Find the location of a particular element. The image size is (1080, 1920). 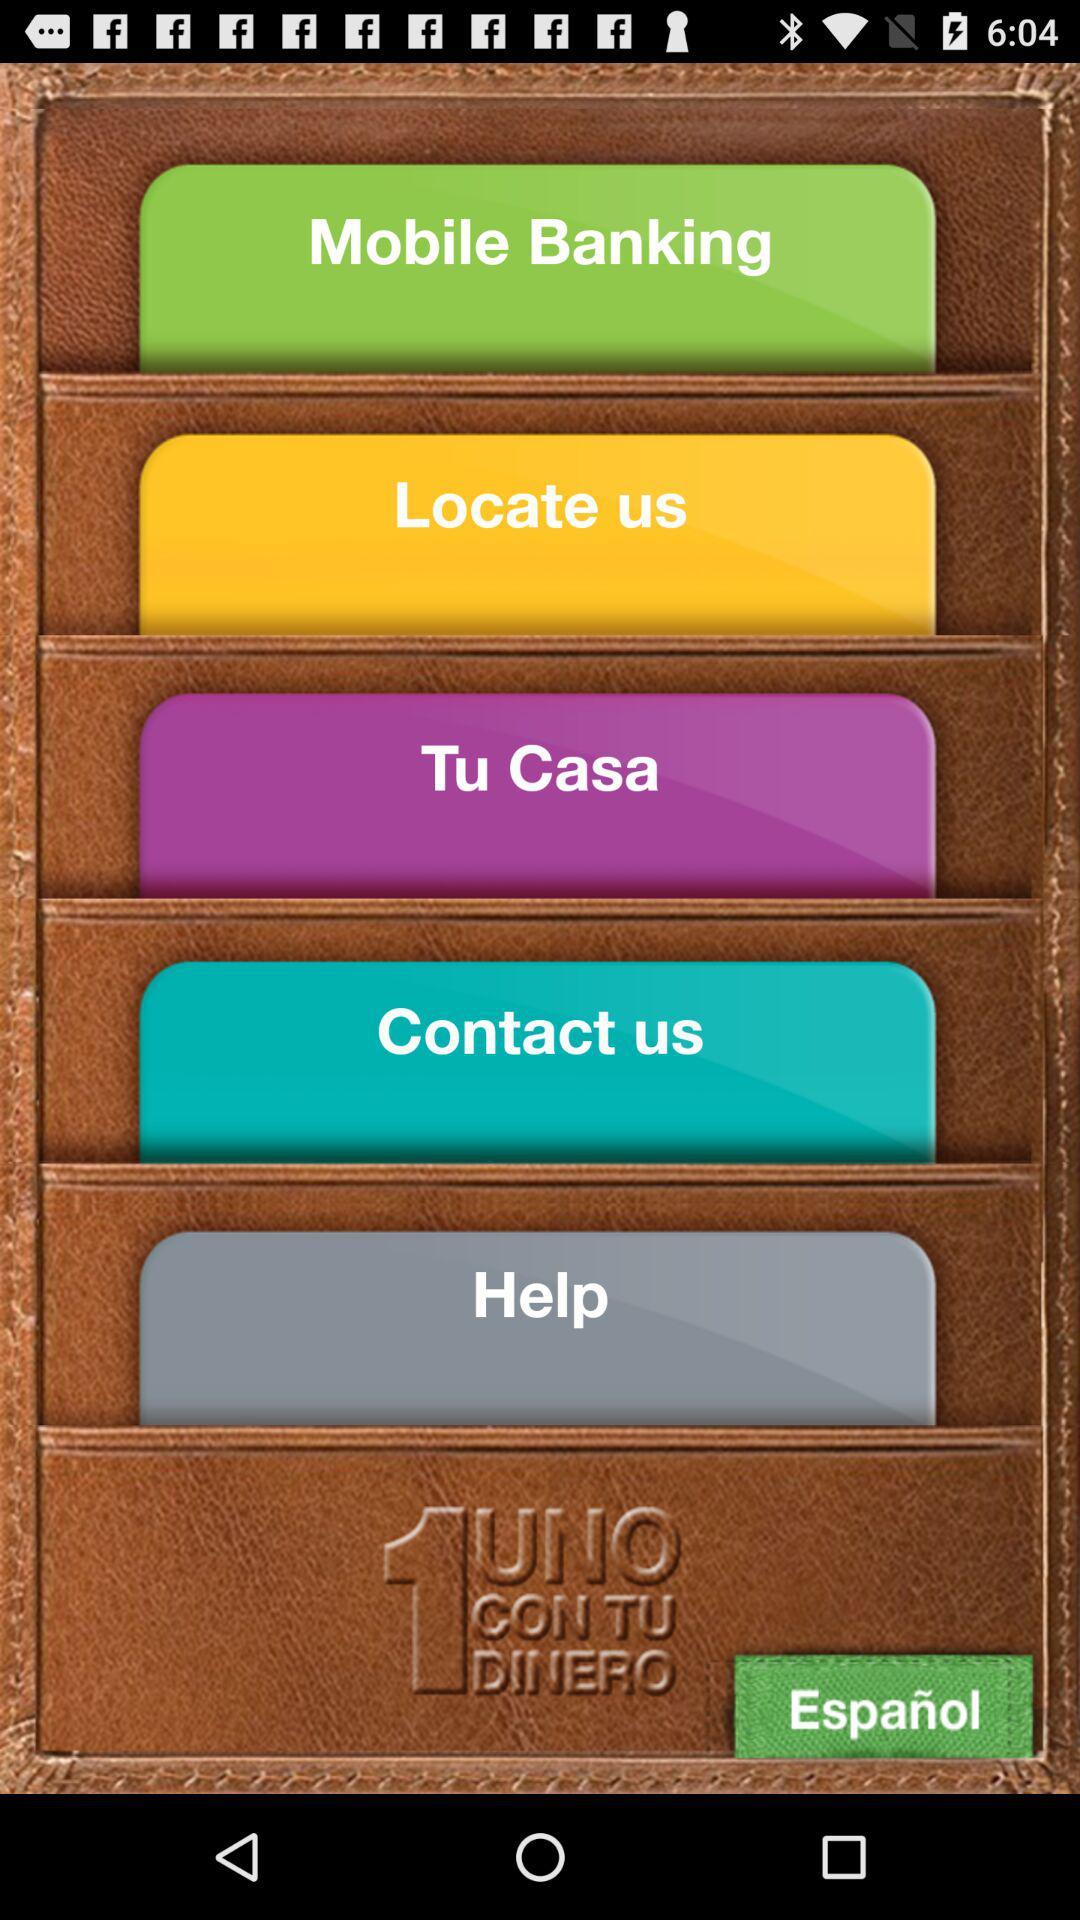

locate us app is located at coordinates (540, 504).